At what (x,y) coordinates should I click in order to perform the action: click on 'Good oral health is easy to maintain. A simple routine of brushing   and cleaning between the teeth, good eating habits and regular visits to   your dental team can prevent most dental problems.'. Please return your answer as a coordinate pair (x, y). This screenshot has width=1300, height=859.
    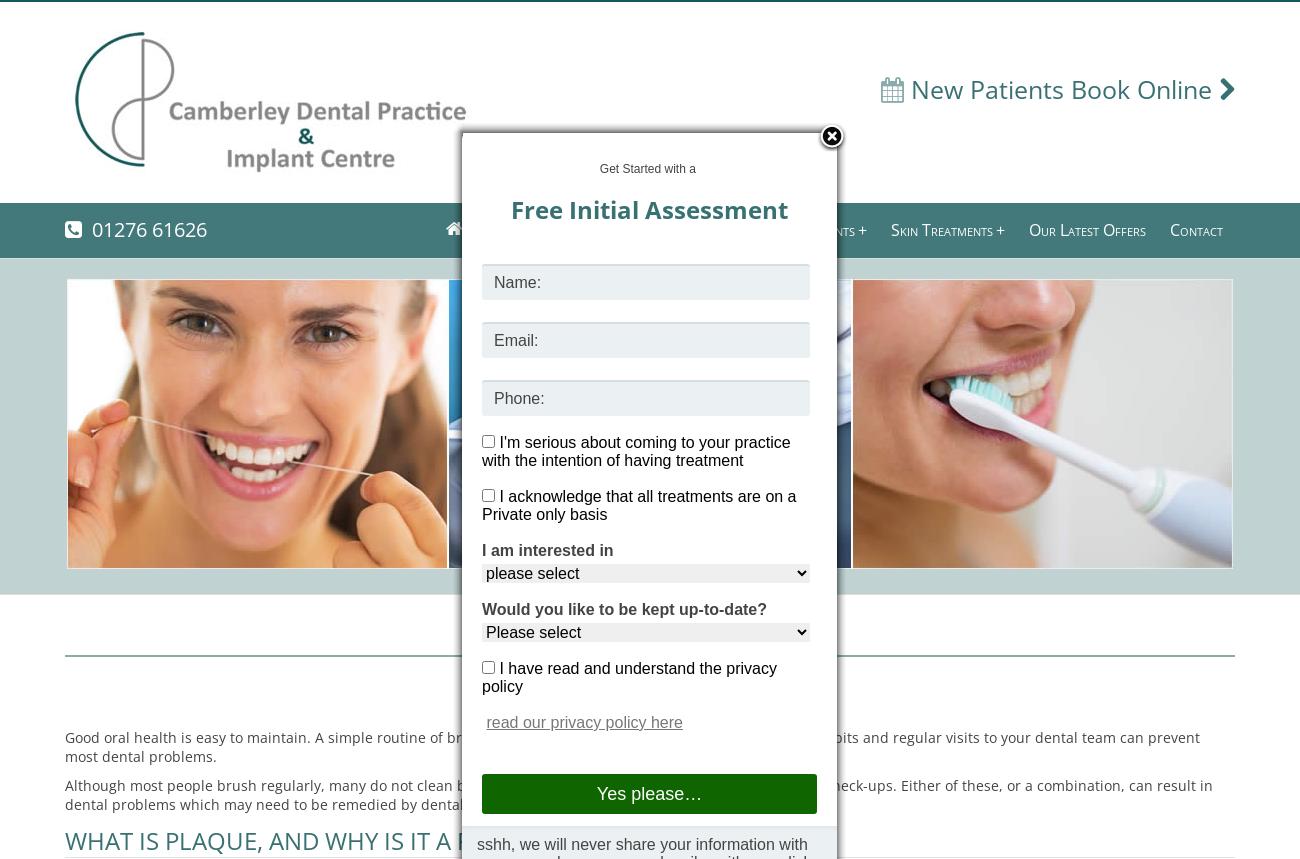
    Looking at the image, I should click on (65, 745).